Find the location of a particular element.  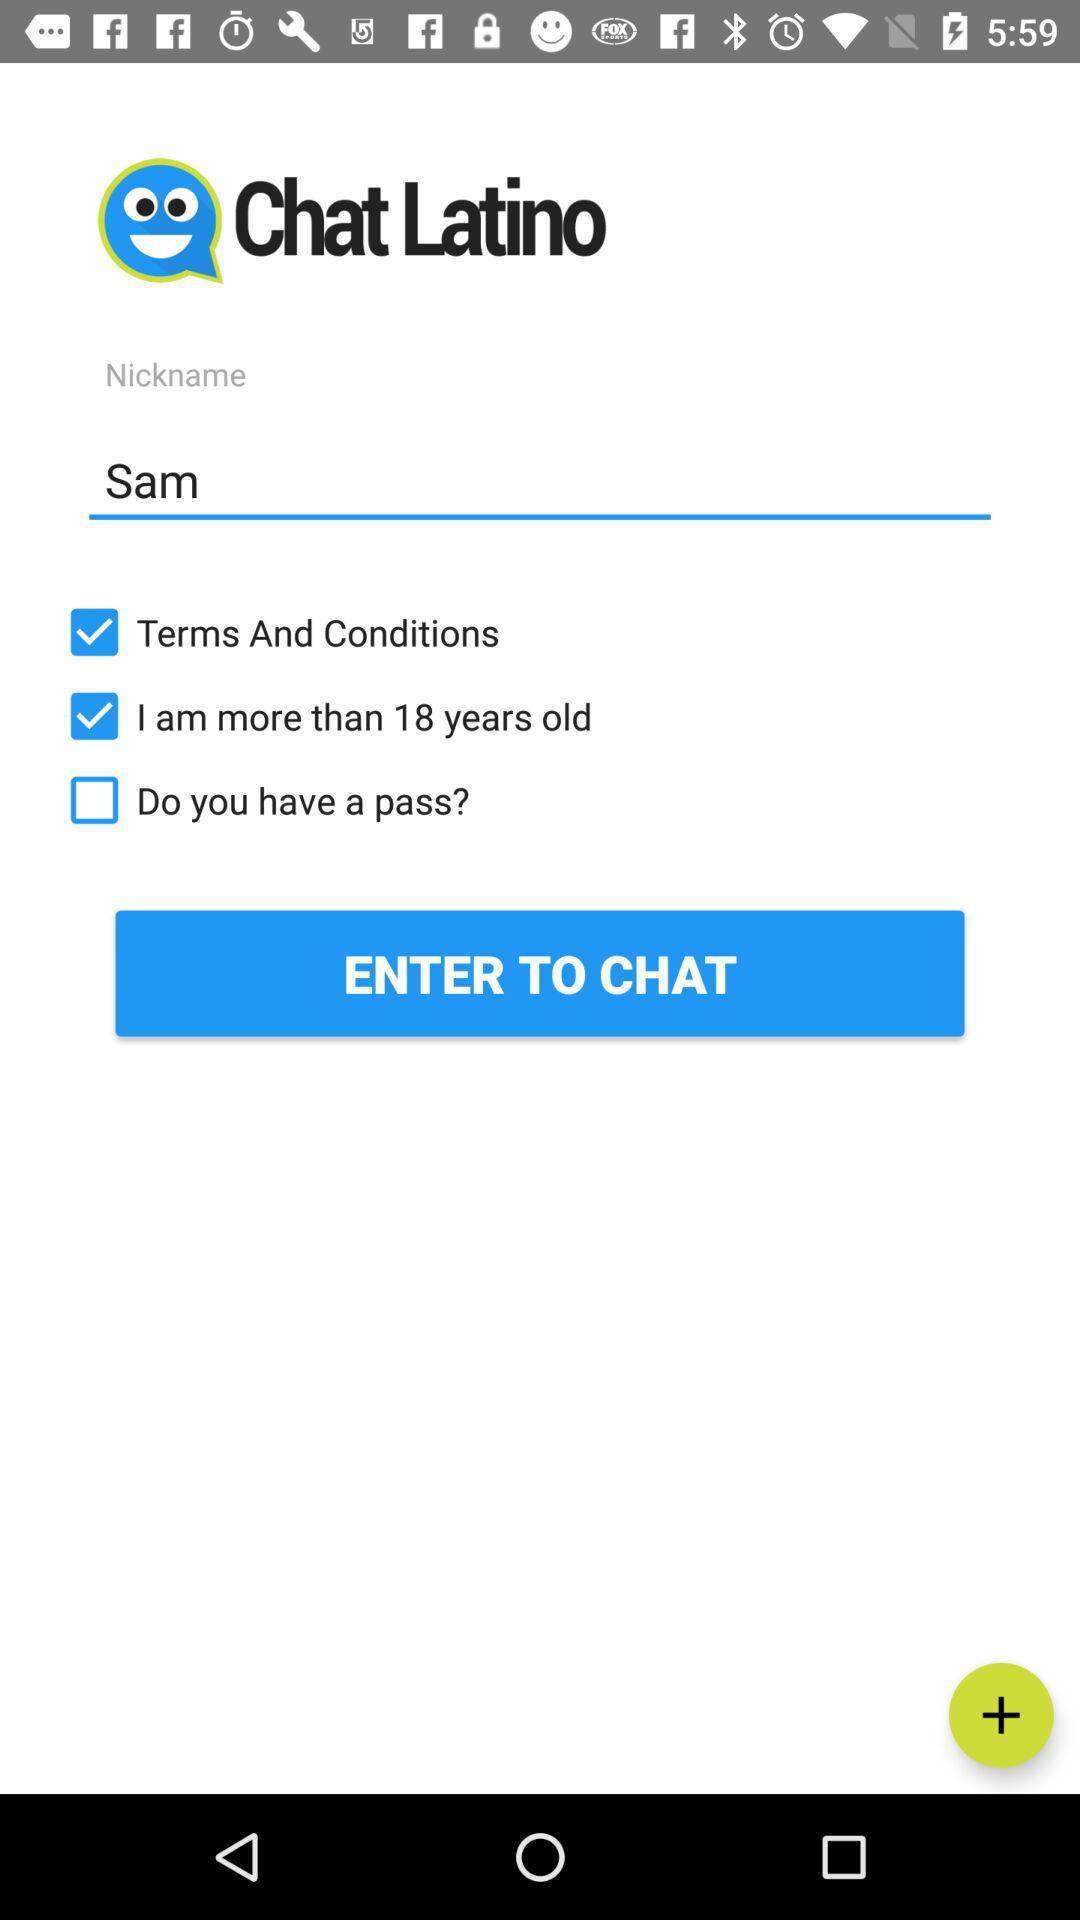

the do you have is located at coordinates (540, 800).